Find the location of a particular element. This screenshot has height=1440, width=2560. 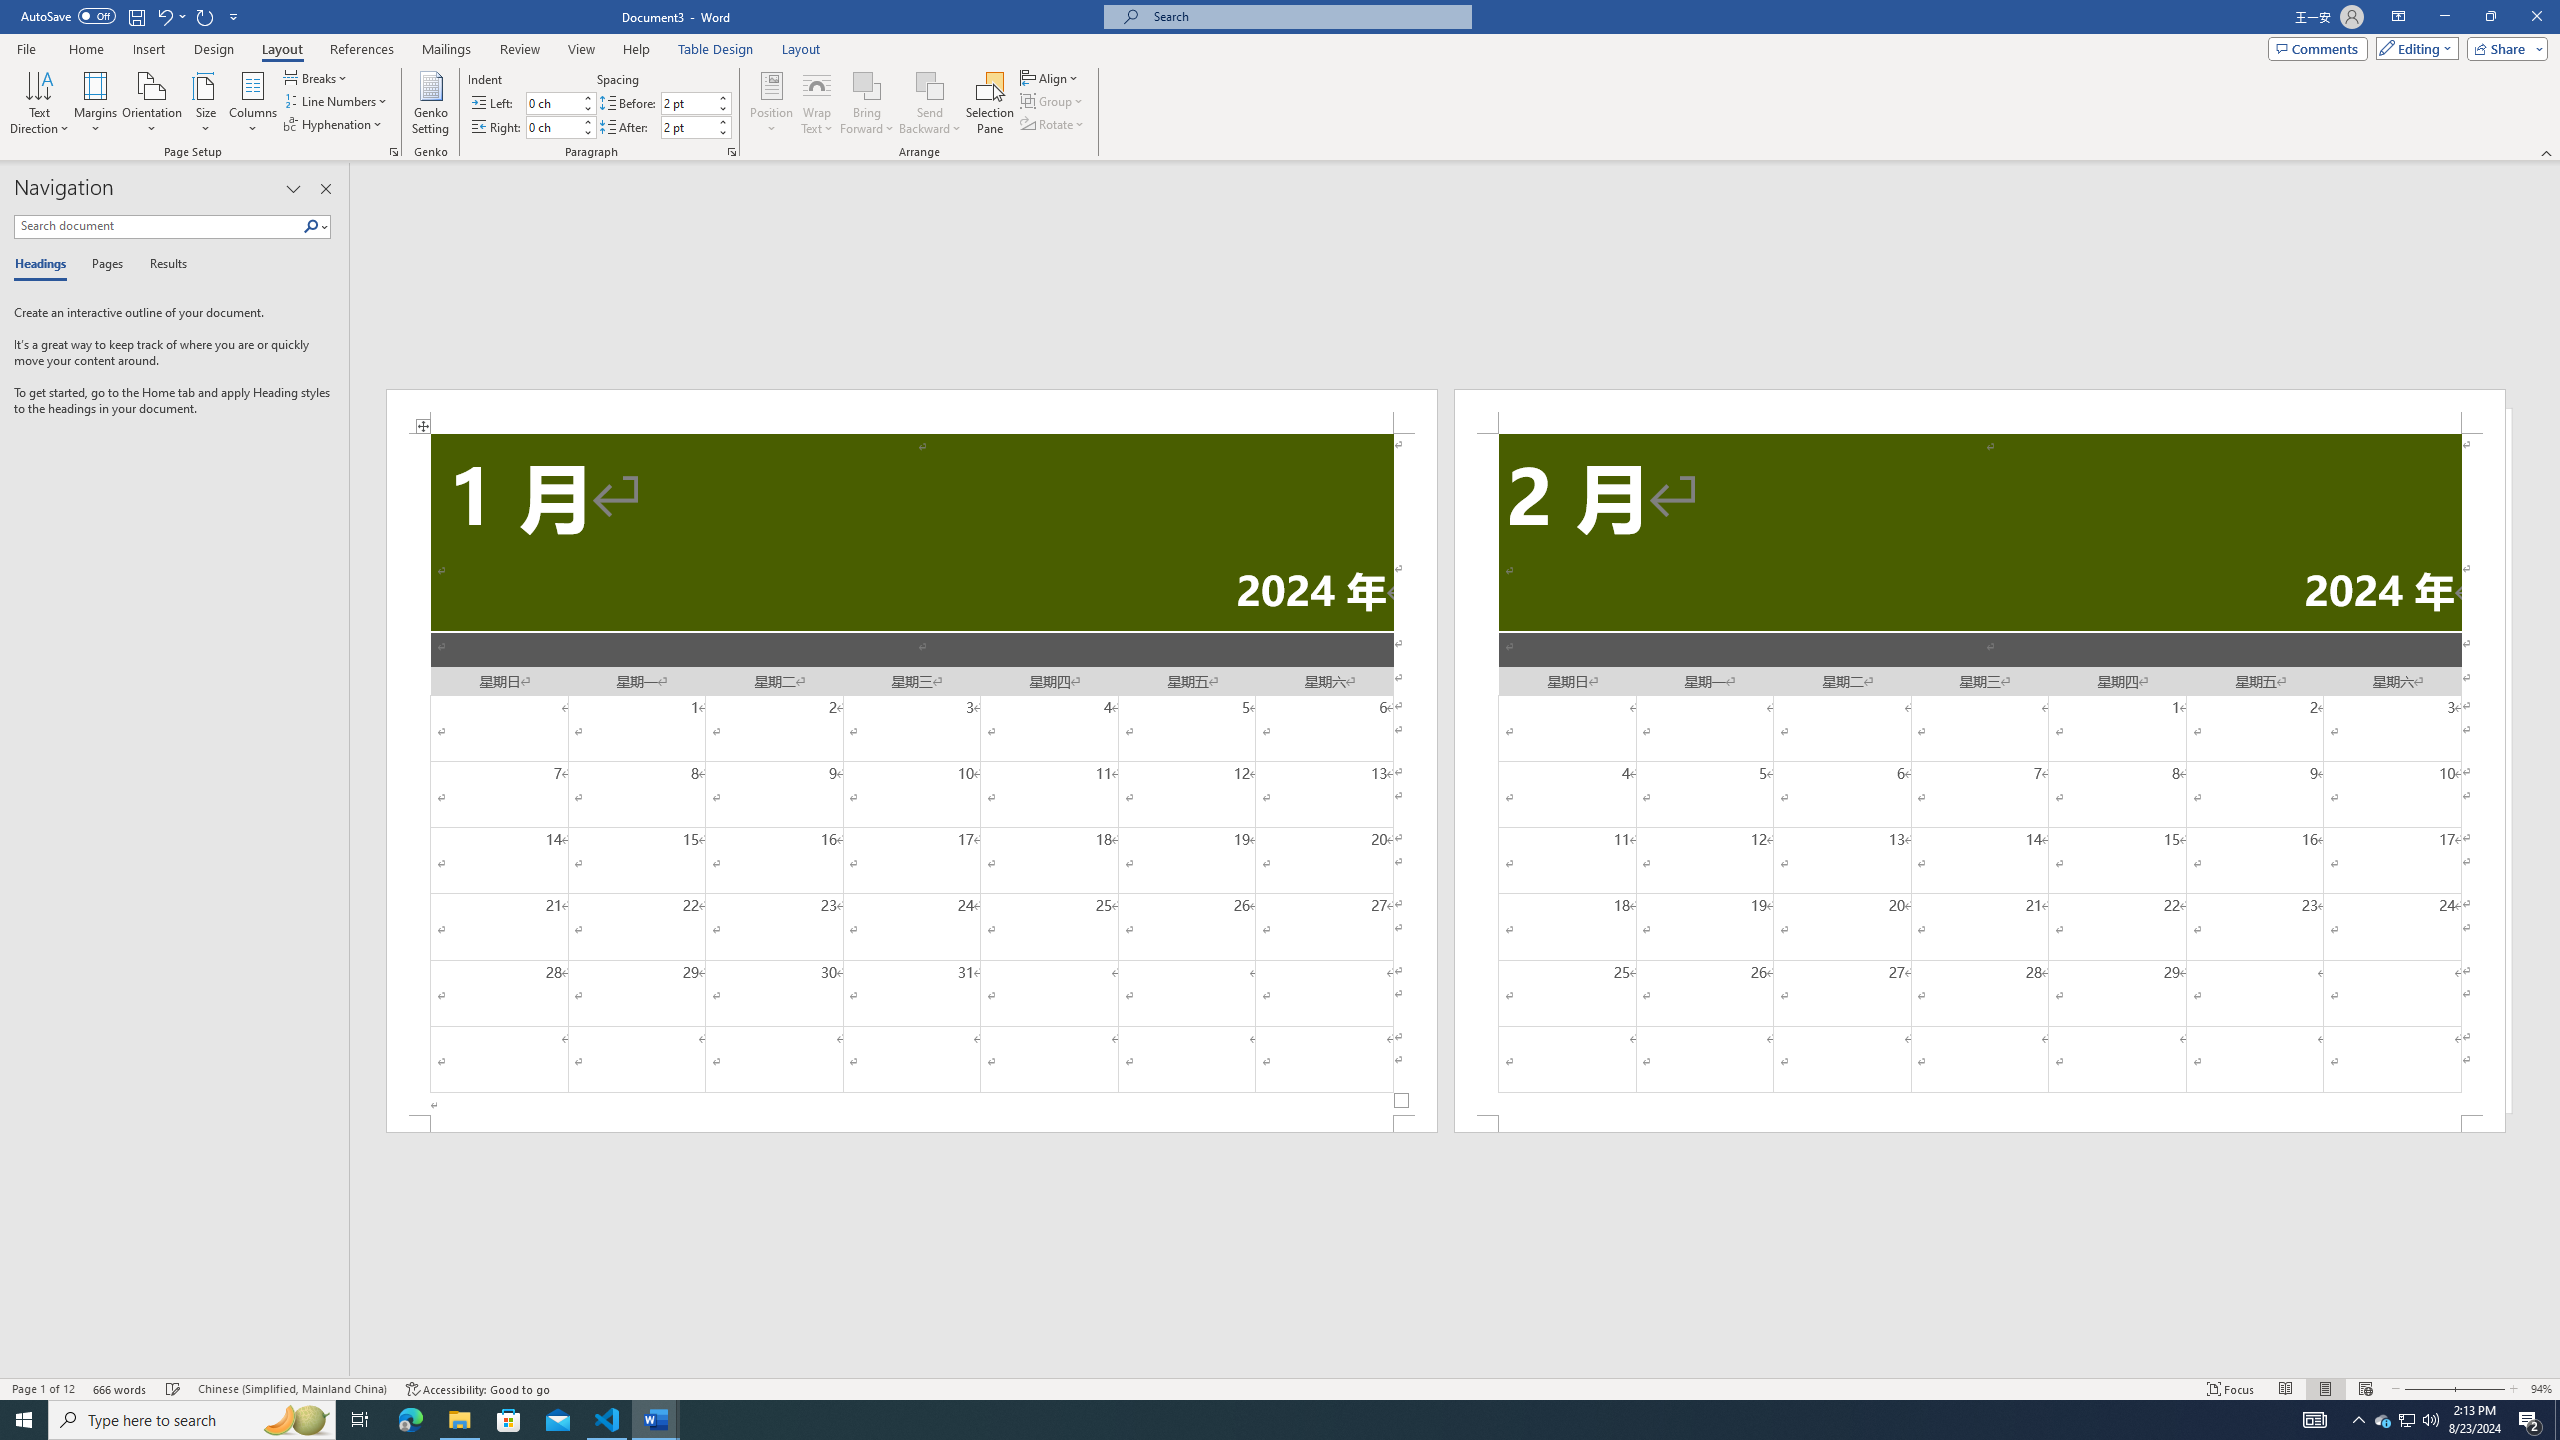

'Line Numbers' is located at coordinates (335, 99).